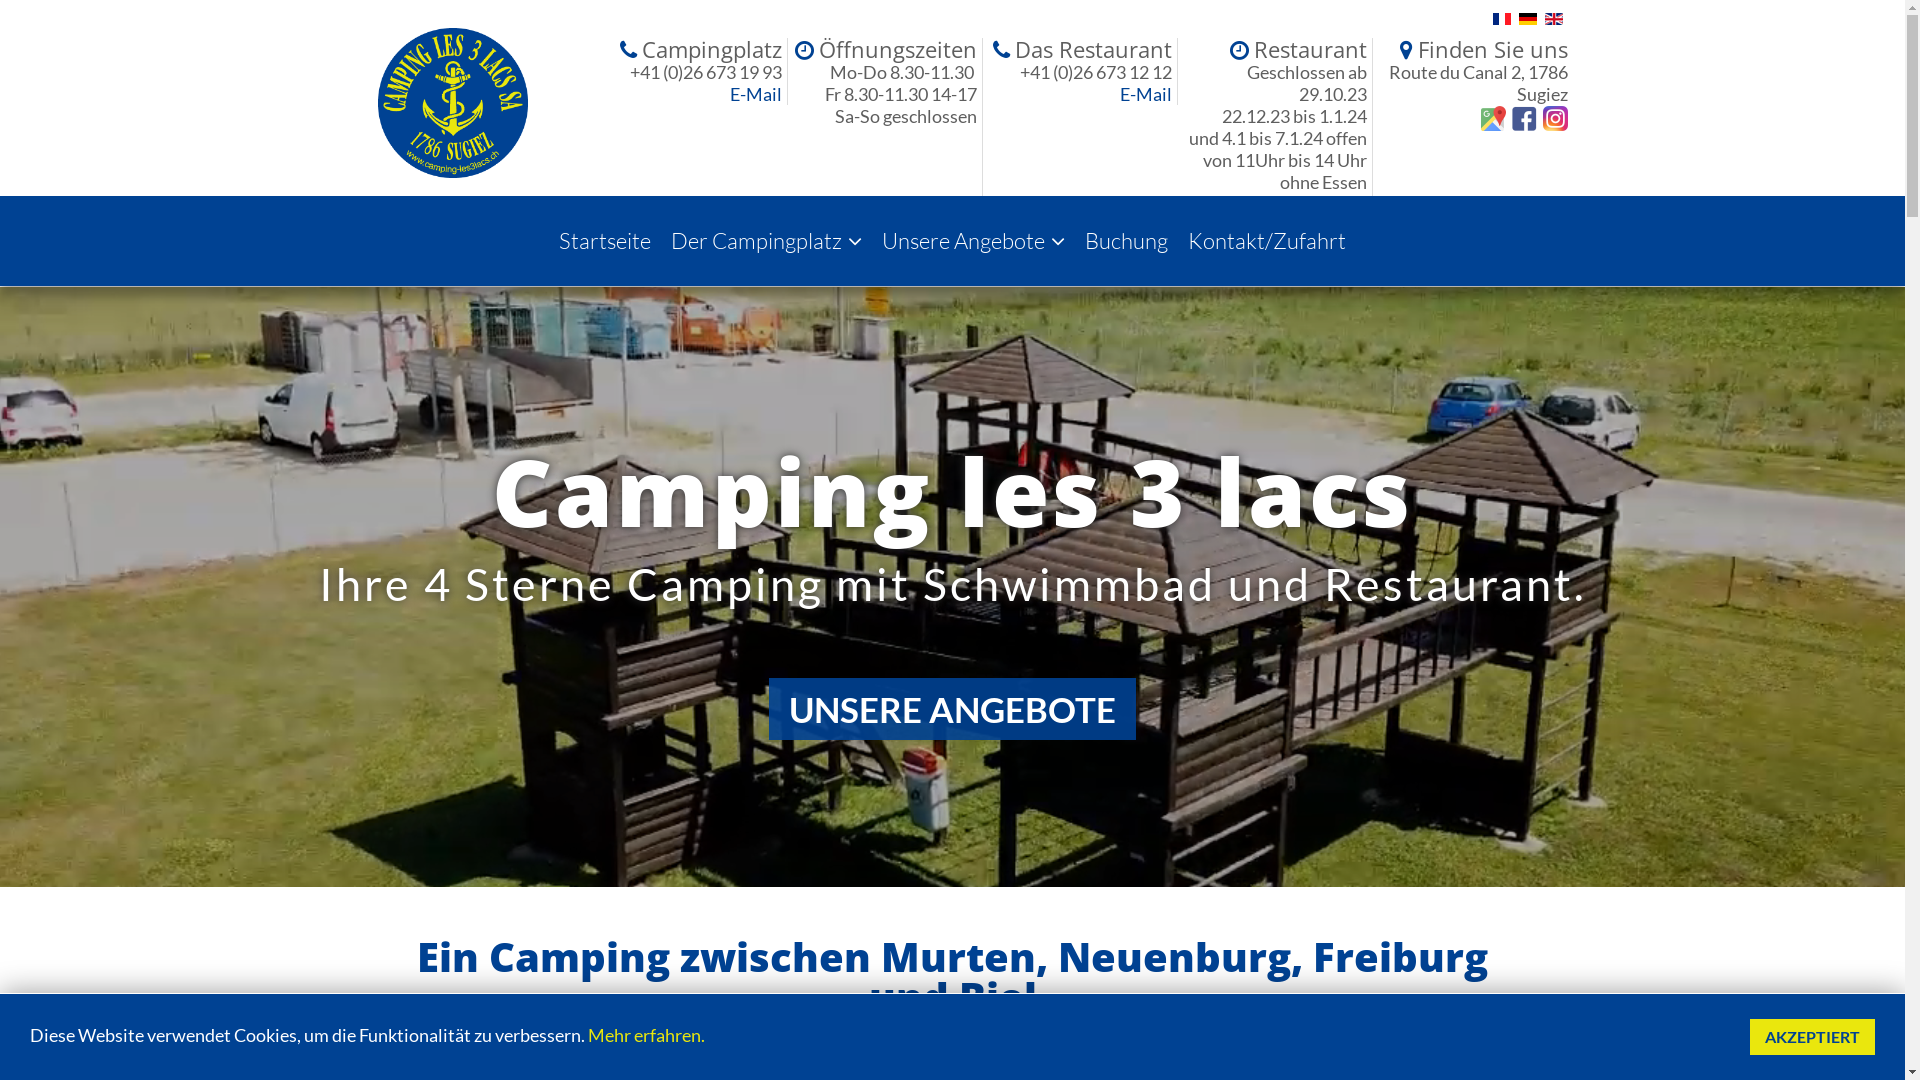  What do you see at coordinates (1126, 239) in the screenshot?
I see `'Buchung'` at bounding box center [1126, 239].